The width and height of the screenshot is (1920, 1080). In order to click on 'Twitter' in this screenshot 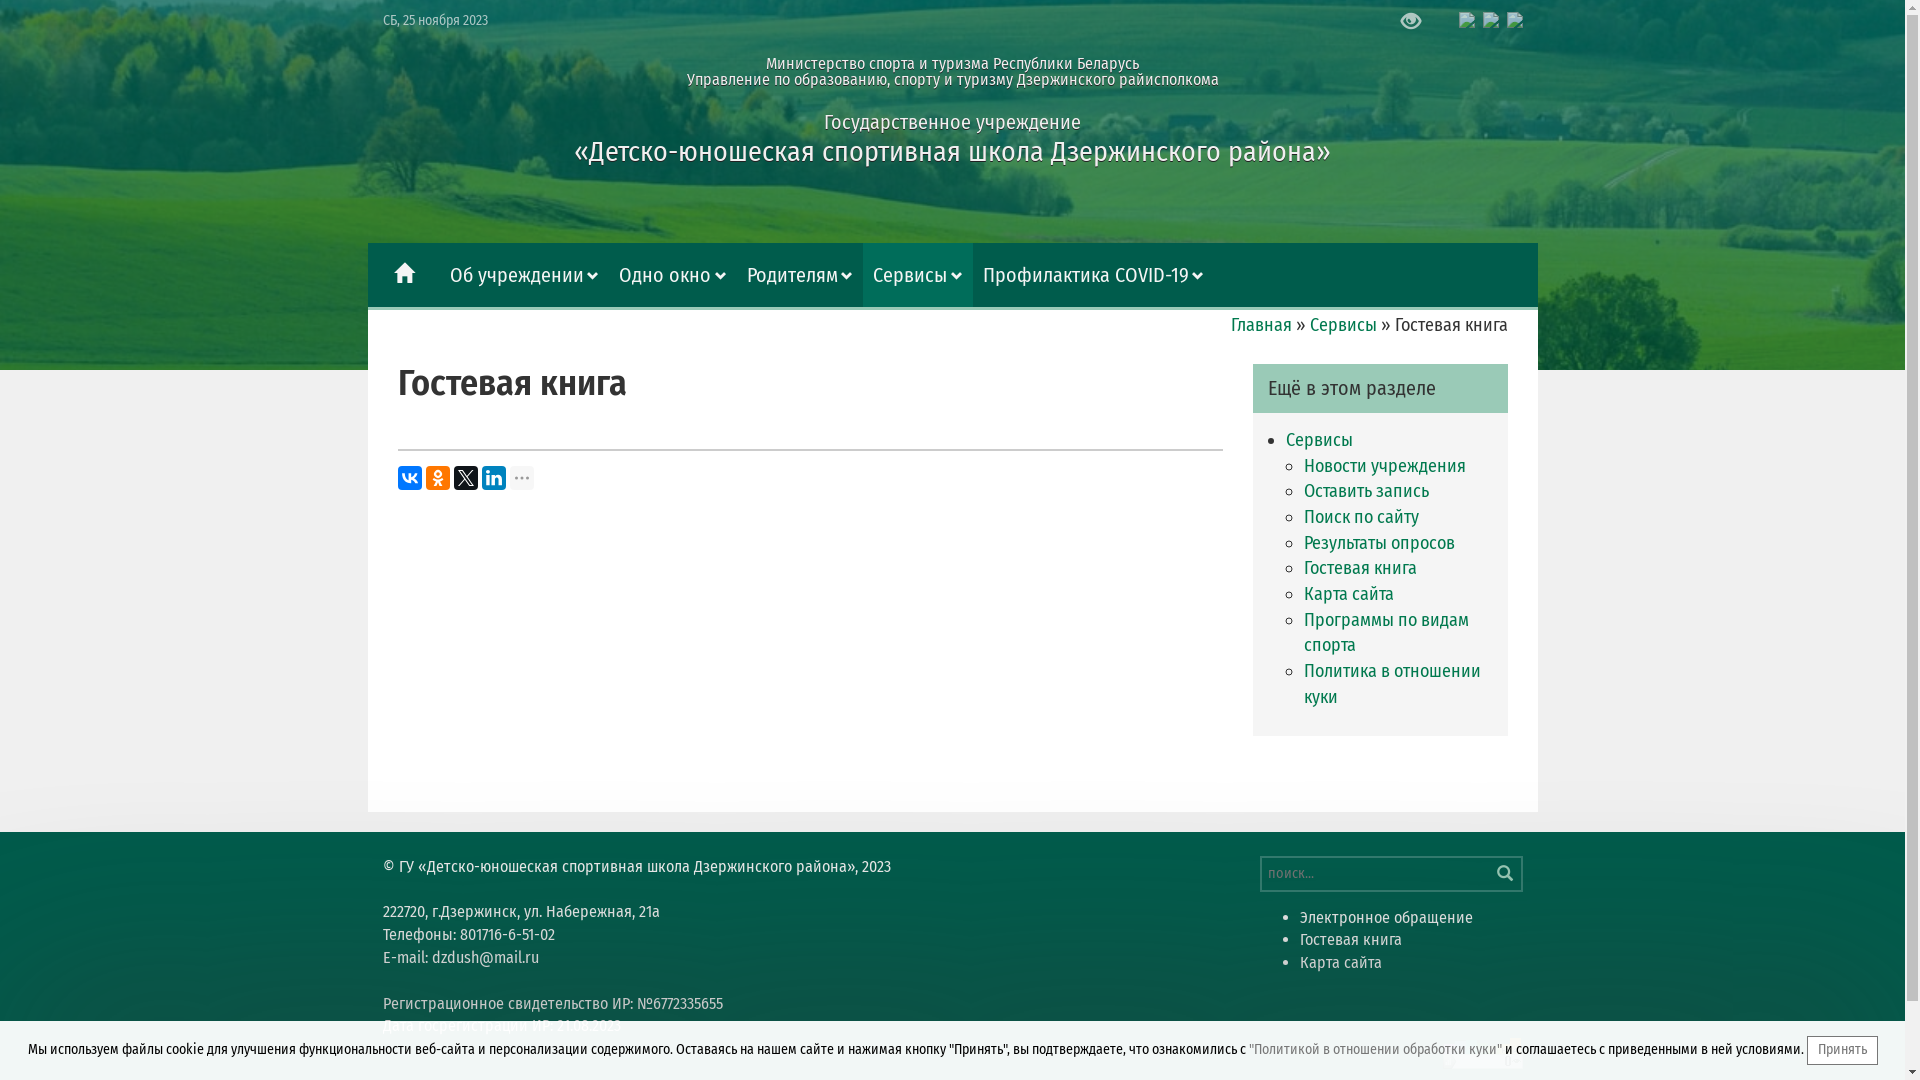, I will do `click(464, 478)`.